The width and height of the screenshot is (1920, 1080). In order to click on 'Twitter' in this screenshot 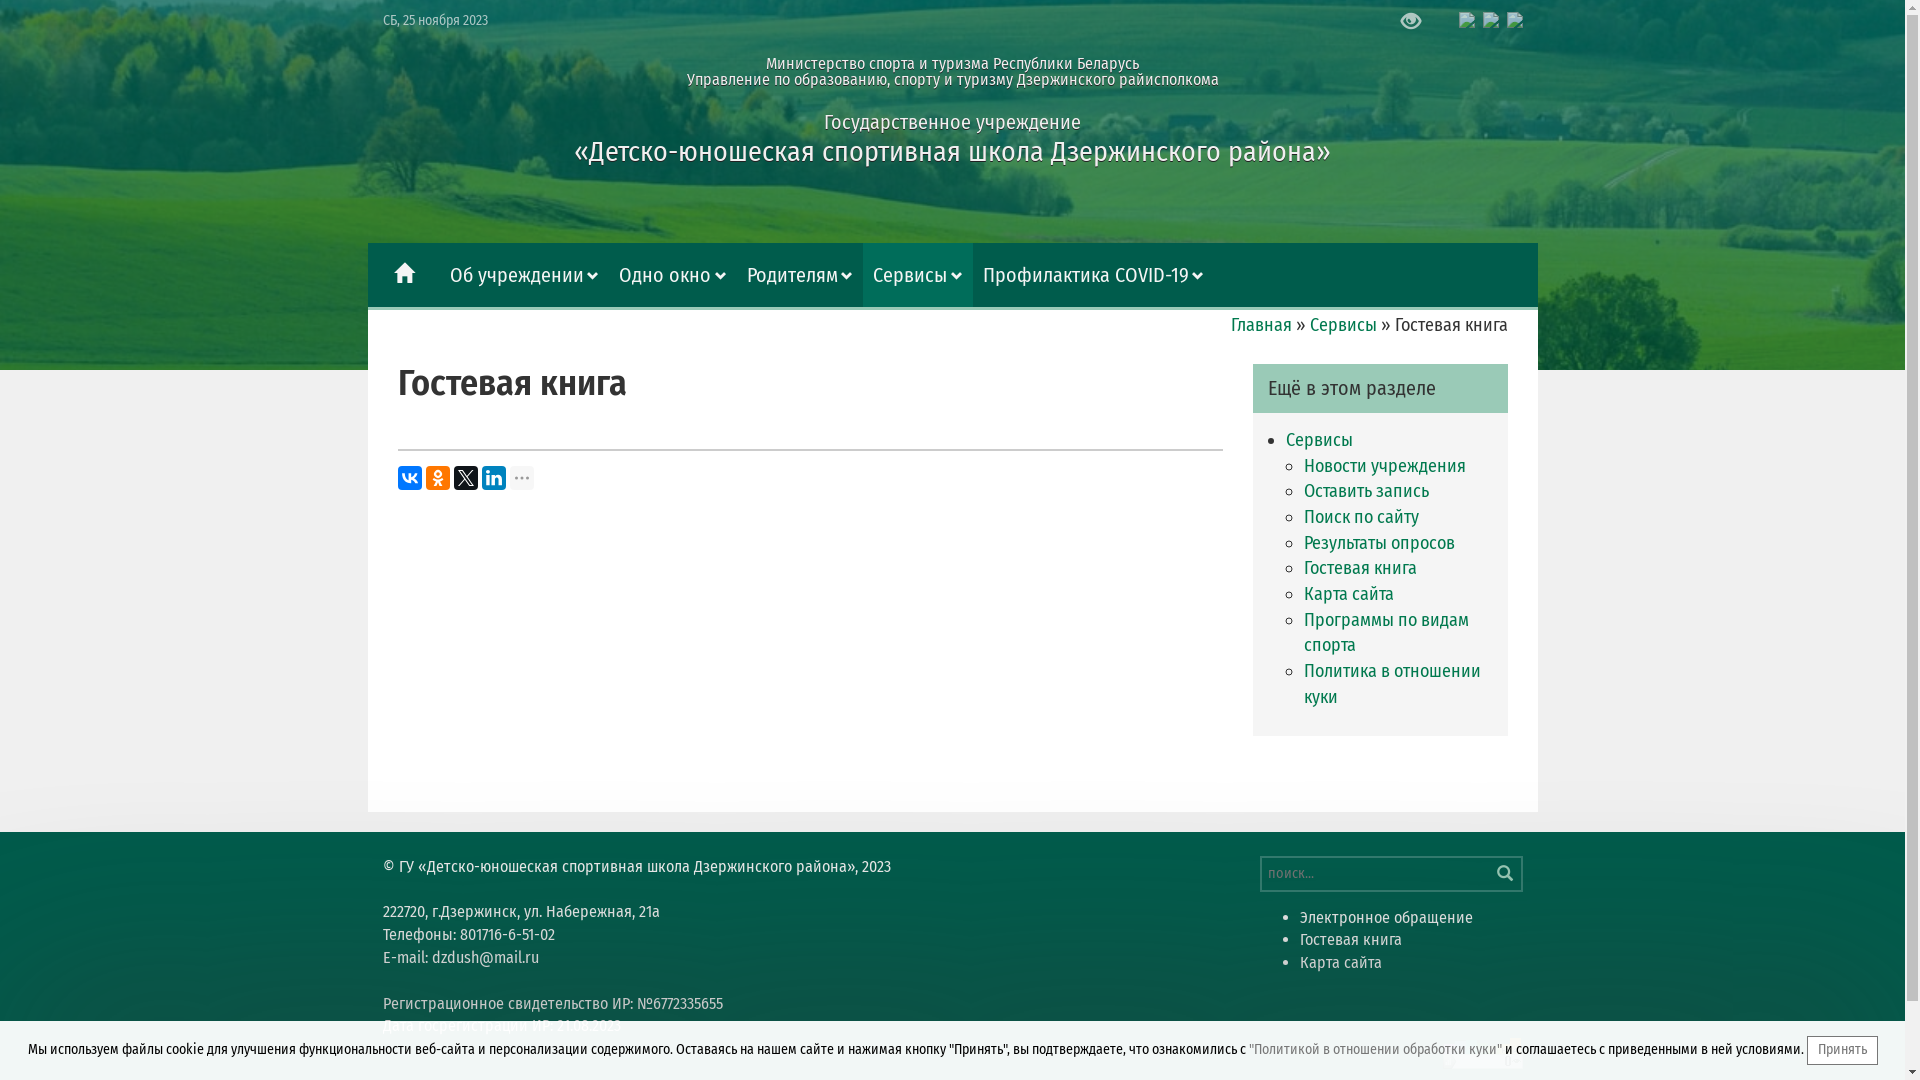, I will do `click(464, 478)`.